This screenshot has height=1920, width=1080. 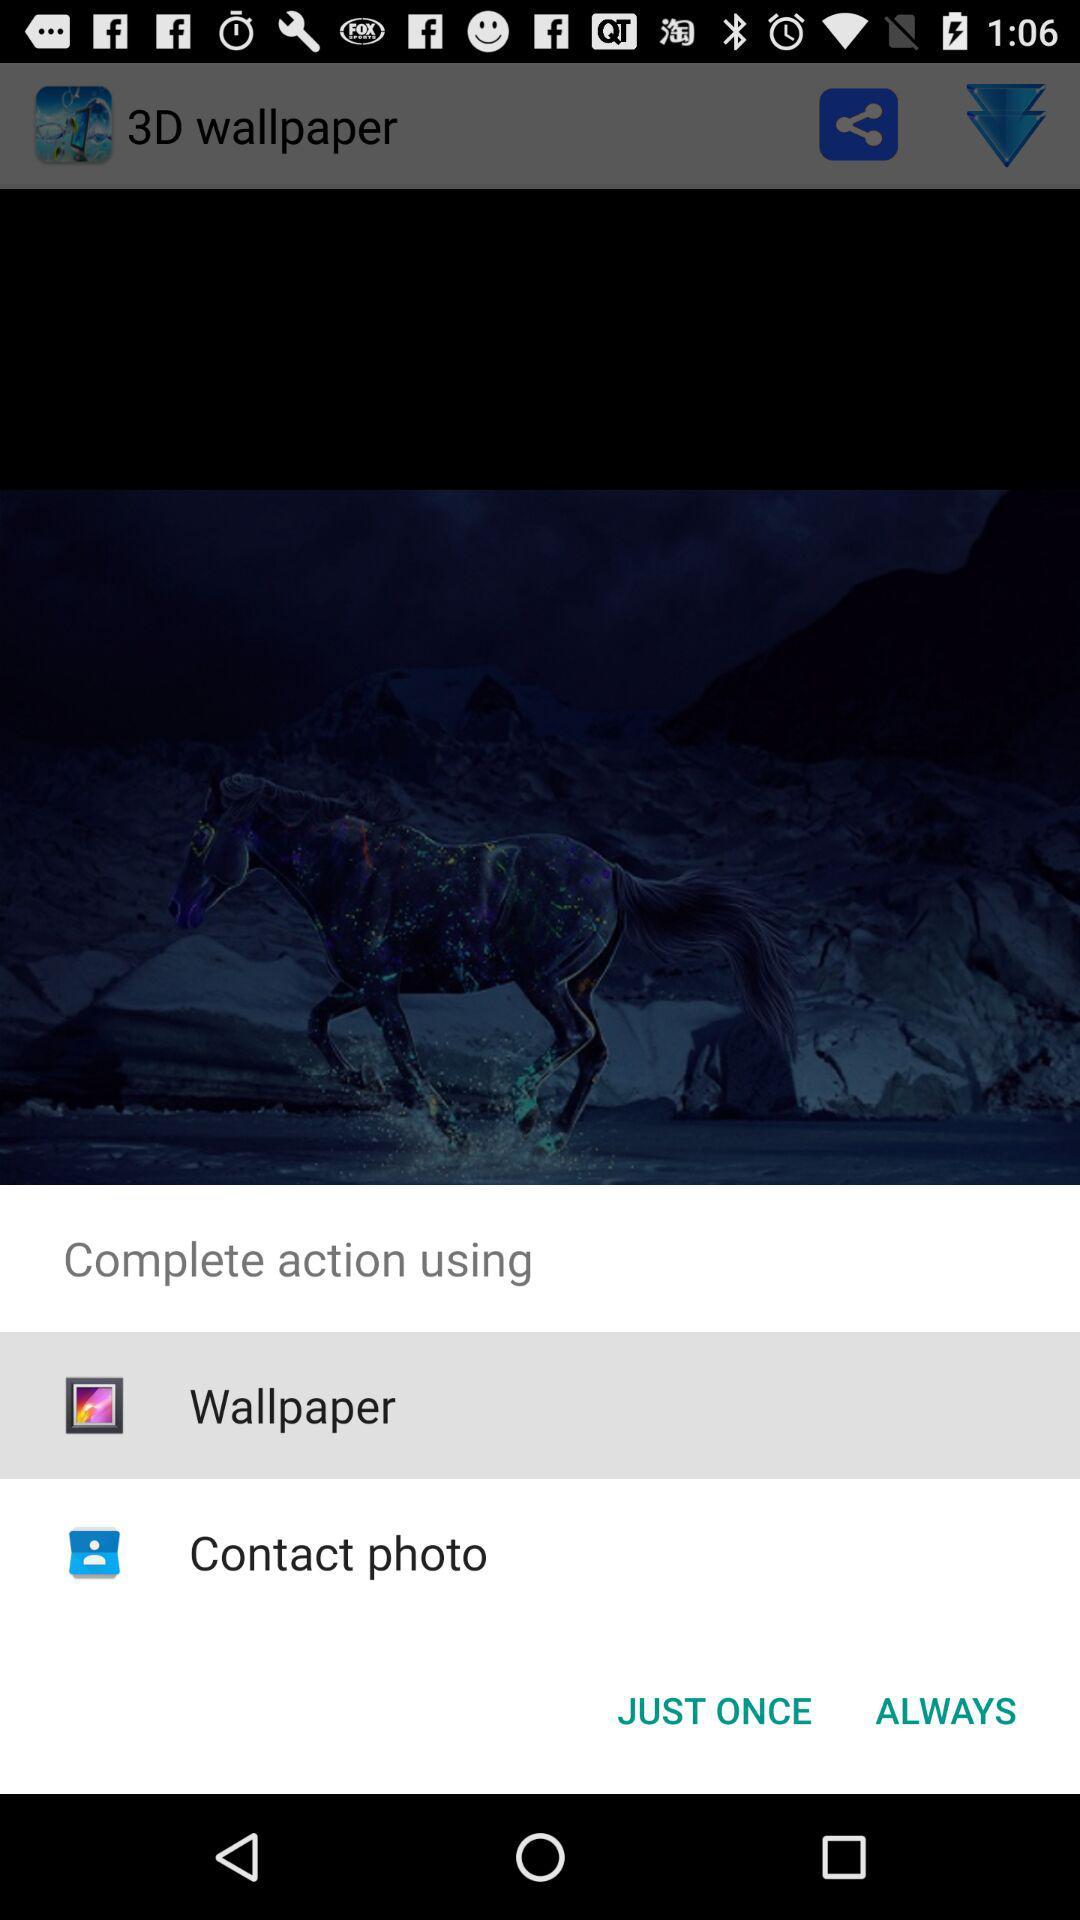 I want to click on icon next to the always button, so click(x=713, y=1708).